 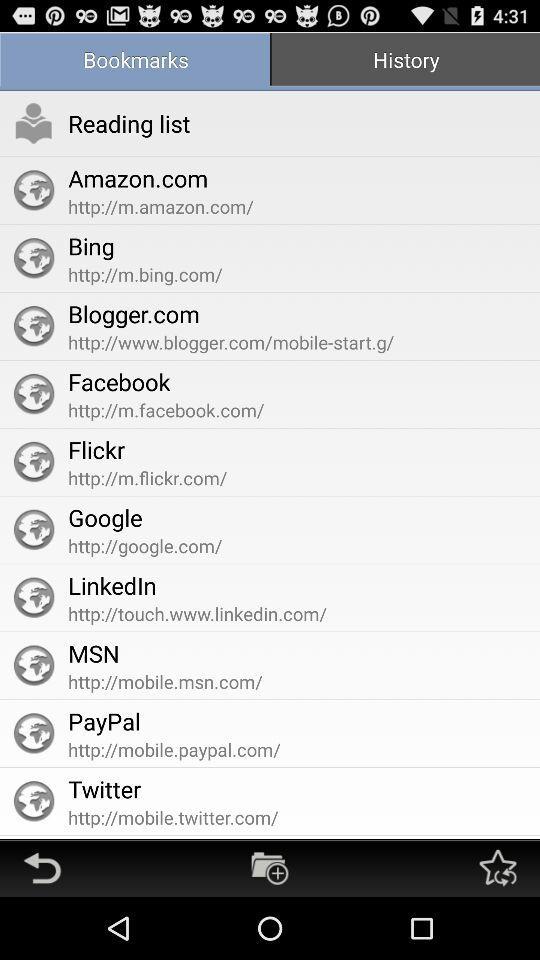 What do you see at coordinates (496, 929) in the screenshot?
I see `the star icon` at bounding box center [496, 929].